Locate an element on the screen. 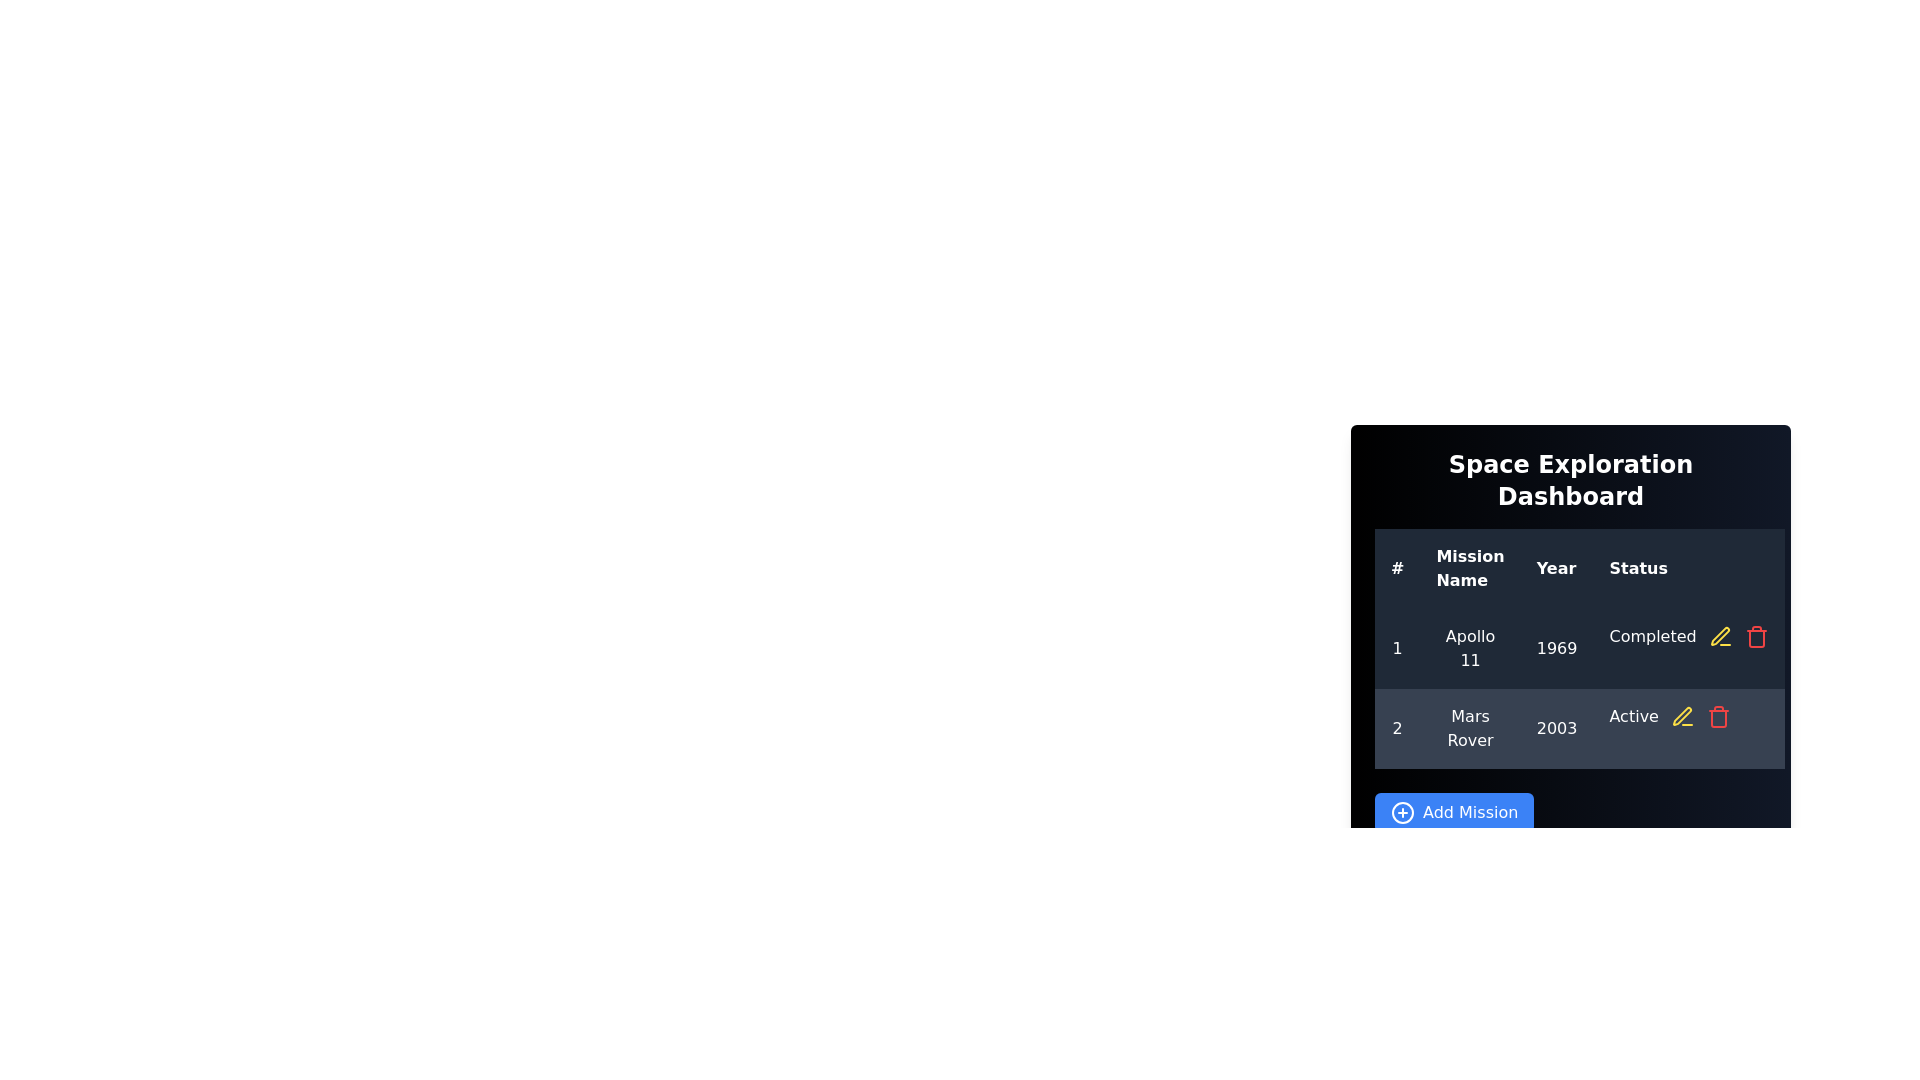 The width and height of the screenshot is (1920, 1080). the pen icon in the 'Status' column of the second row to initiate editing for the 'Mars Rover, Active' data entry is located at coordinates (1719, 636).